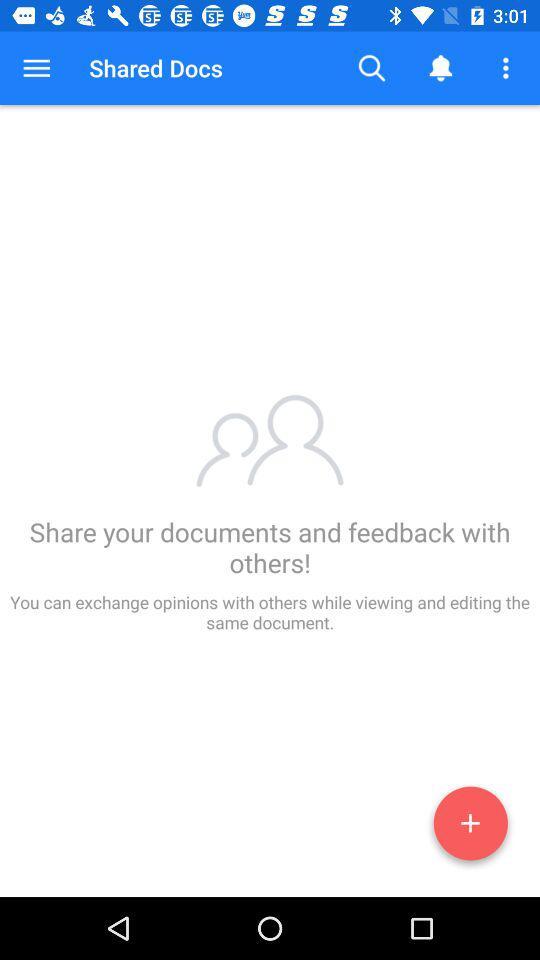 The width and height of the screenshot is (540, 960). Describe the element at coordinates (372, 68) in the screenshot. I see `icon next to shared docs` at that location.